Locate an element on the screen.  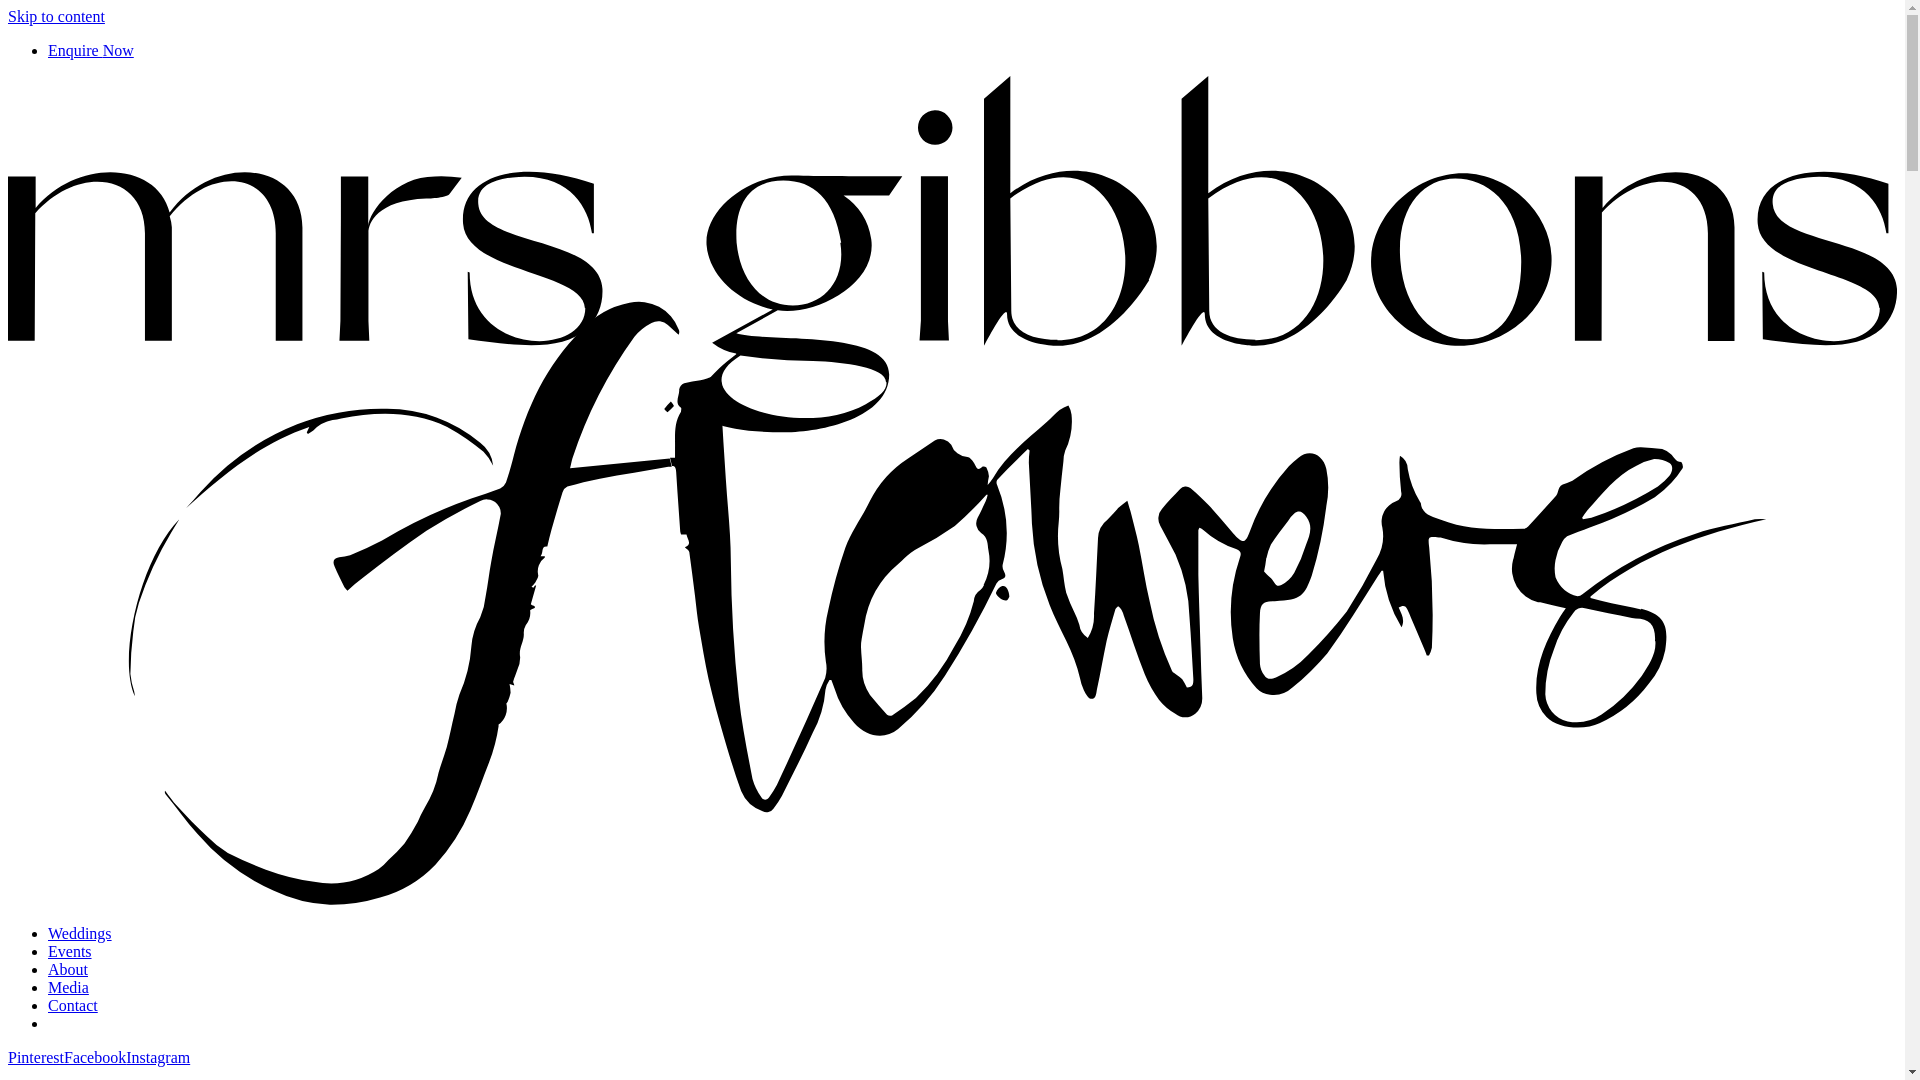
'Contact' is located at coordinates (72, 1005).